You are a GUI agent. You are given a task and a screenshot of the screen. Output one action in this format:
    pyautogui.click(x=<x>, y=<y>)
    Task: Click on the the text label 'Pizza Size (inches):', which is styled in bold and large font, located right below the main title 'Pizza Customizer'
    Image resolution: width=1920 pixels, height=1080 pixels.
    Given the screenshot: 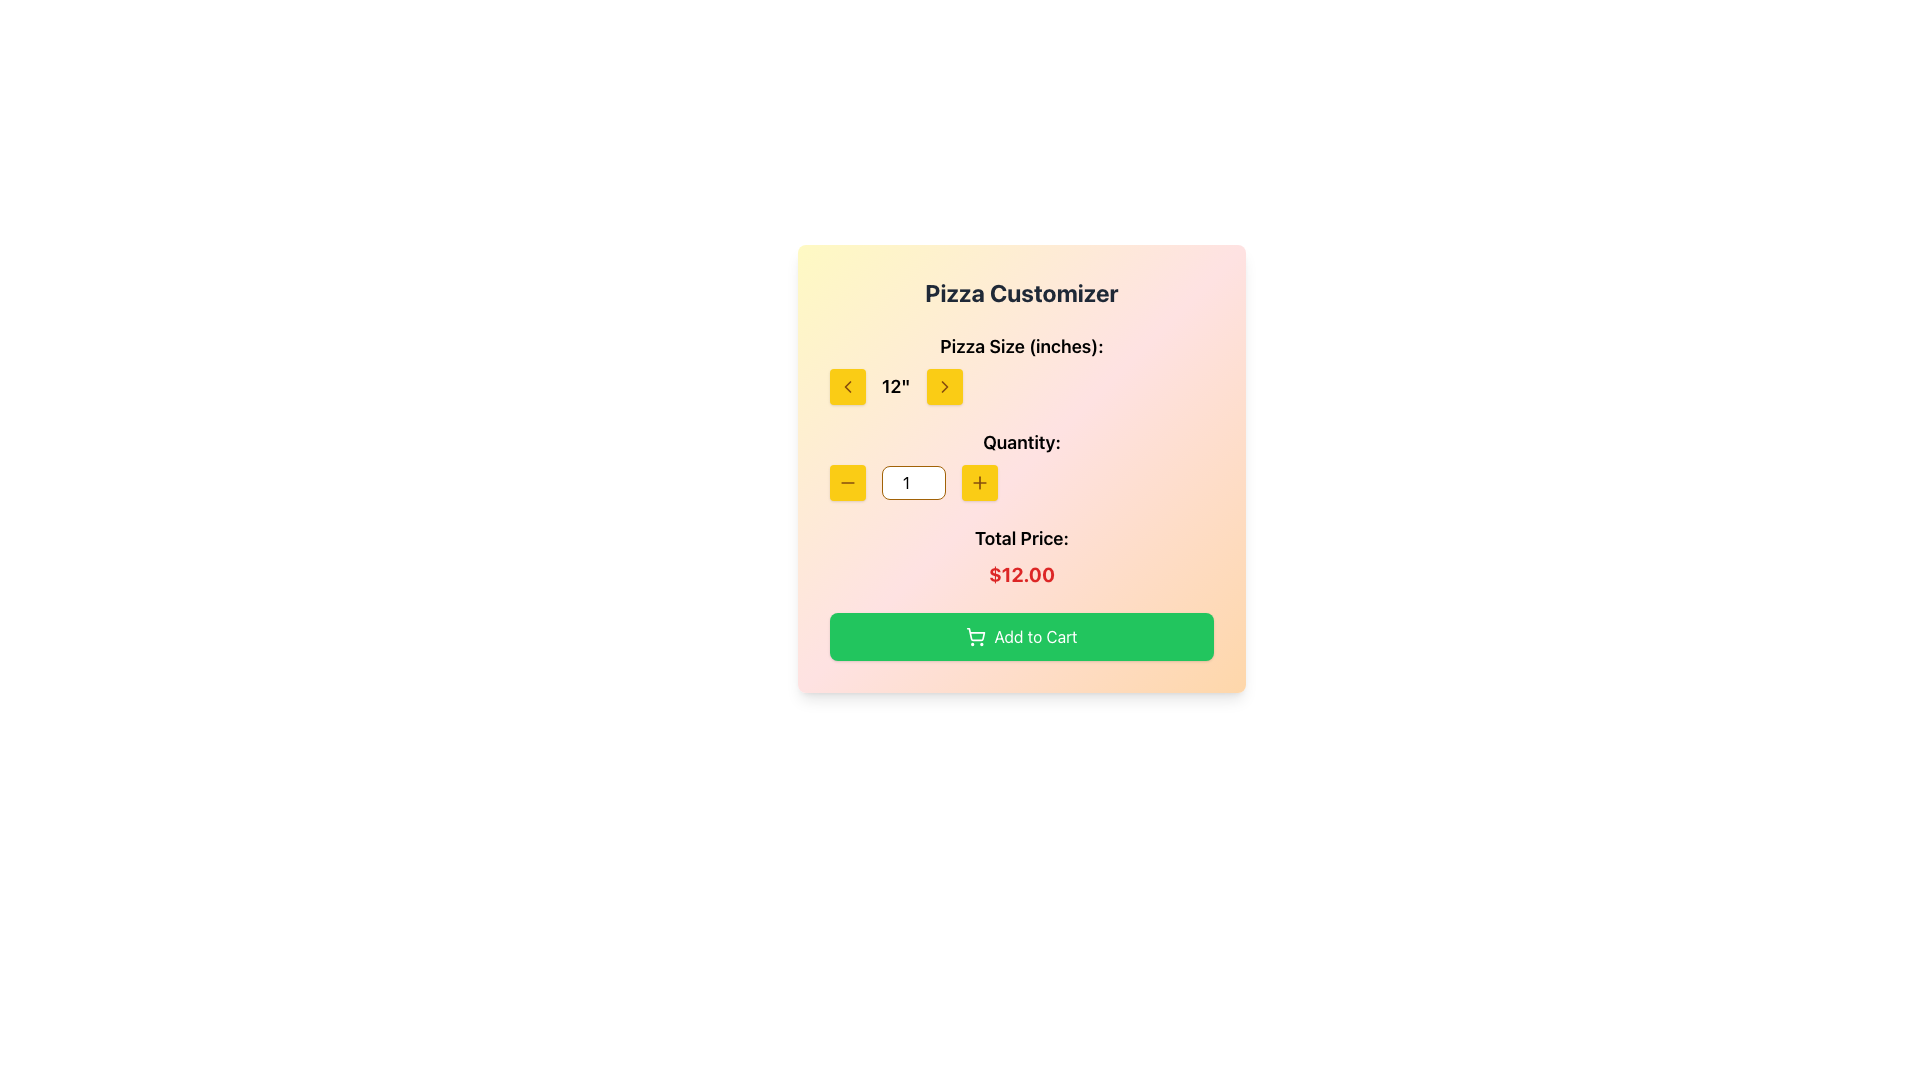 What is the action you would take?
    pyautogui.click(x=1022, y=346)
    